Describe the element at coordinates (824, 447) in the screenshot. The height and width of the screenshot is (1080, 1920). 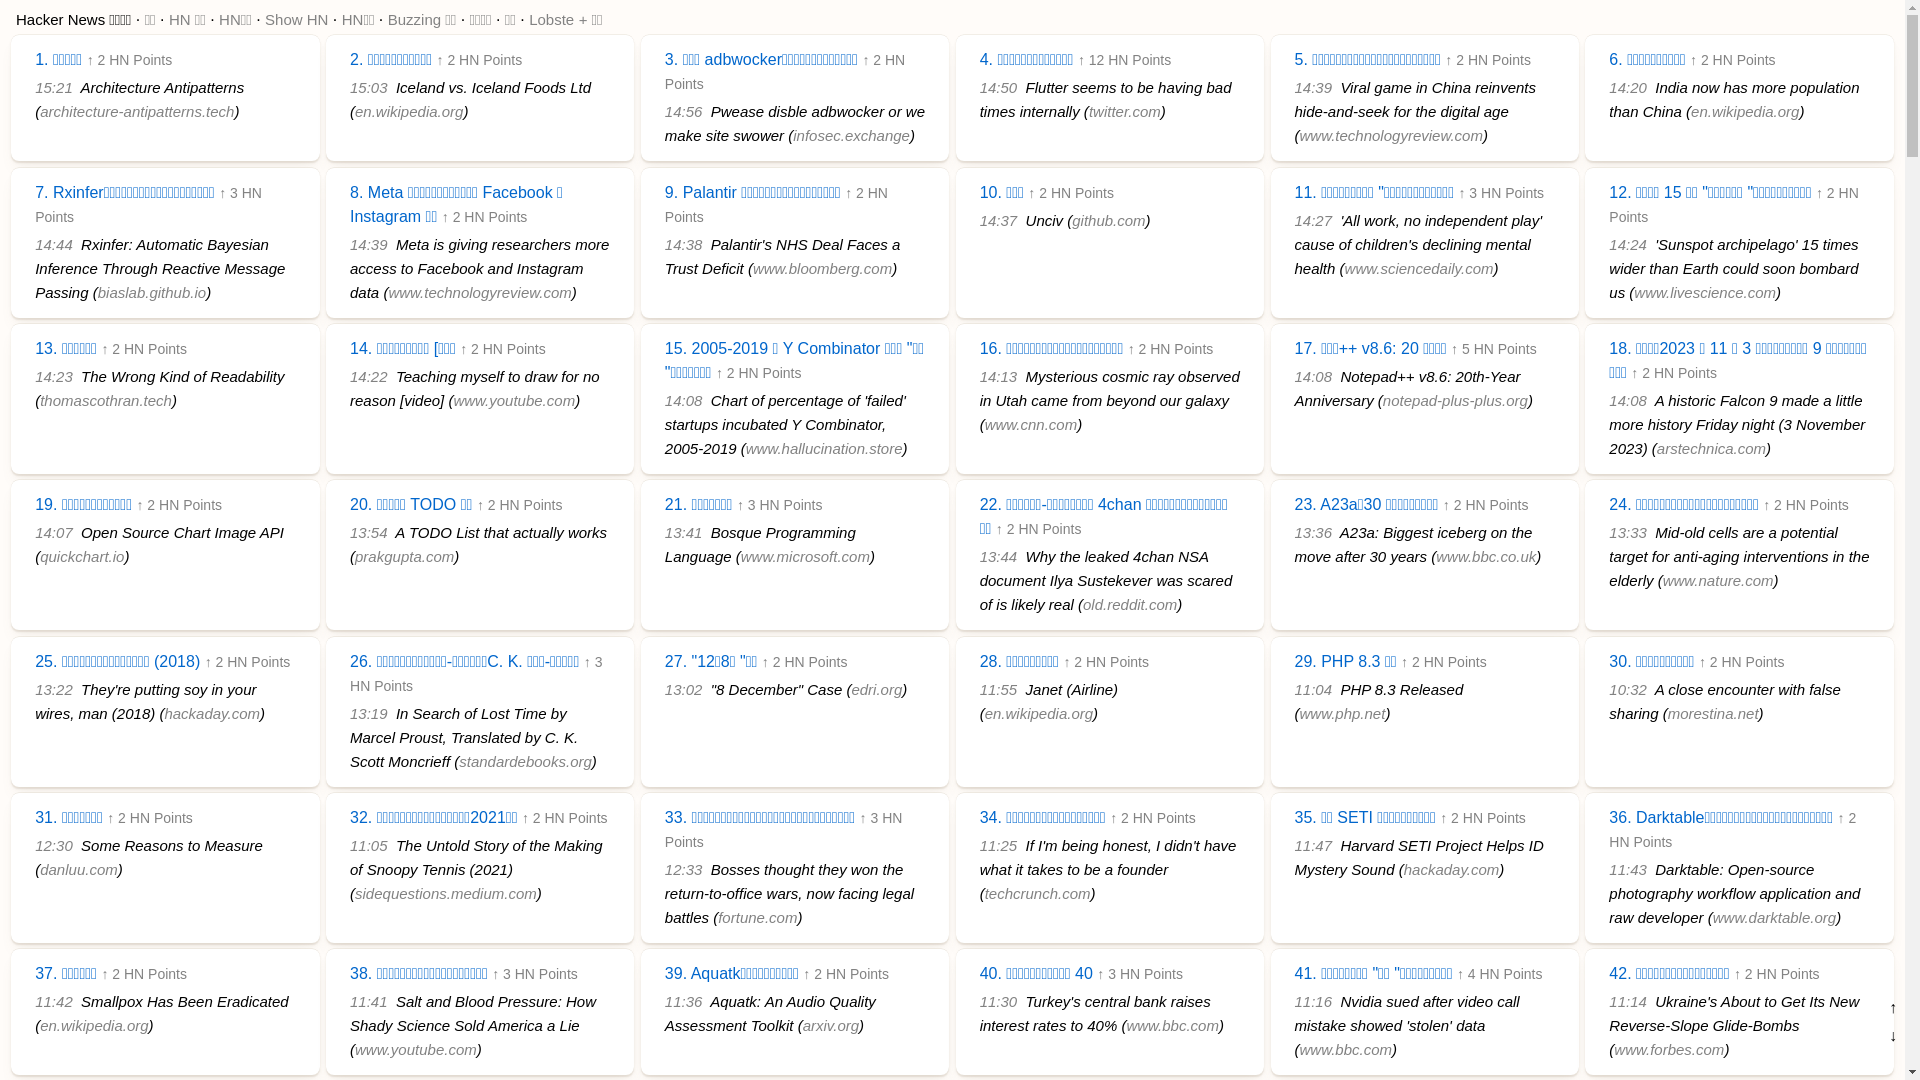
I see `'www.hallucination.store'` at that location.